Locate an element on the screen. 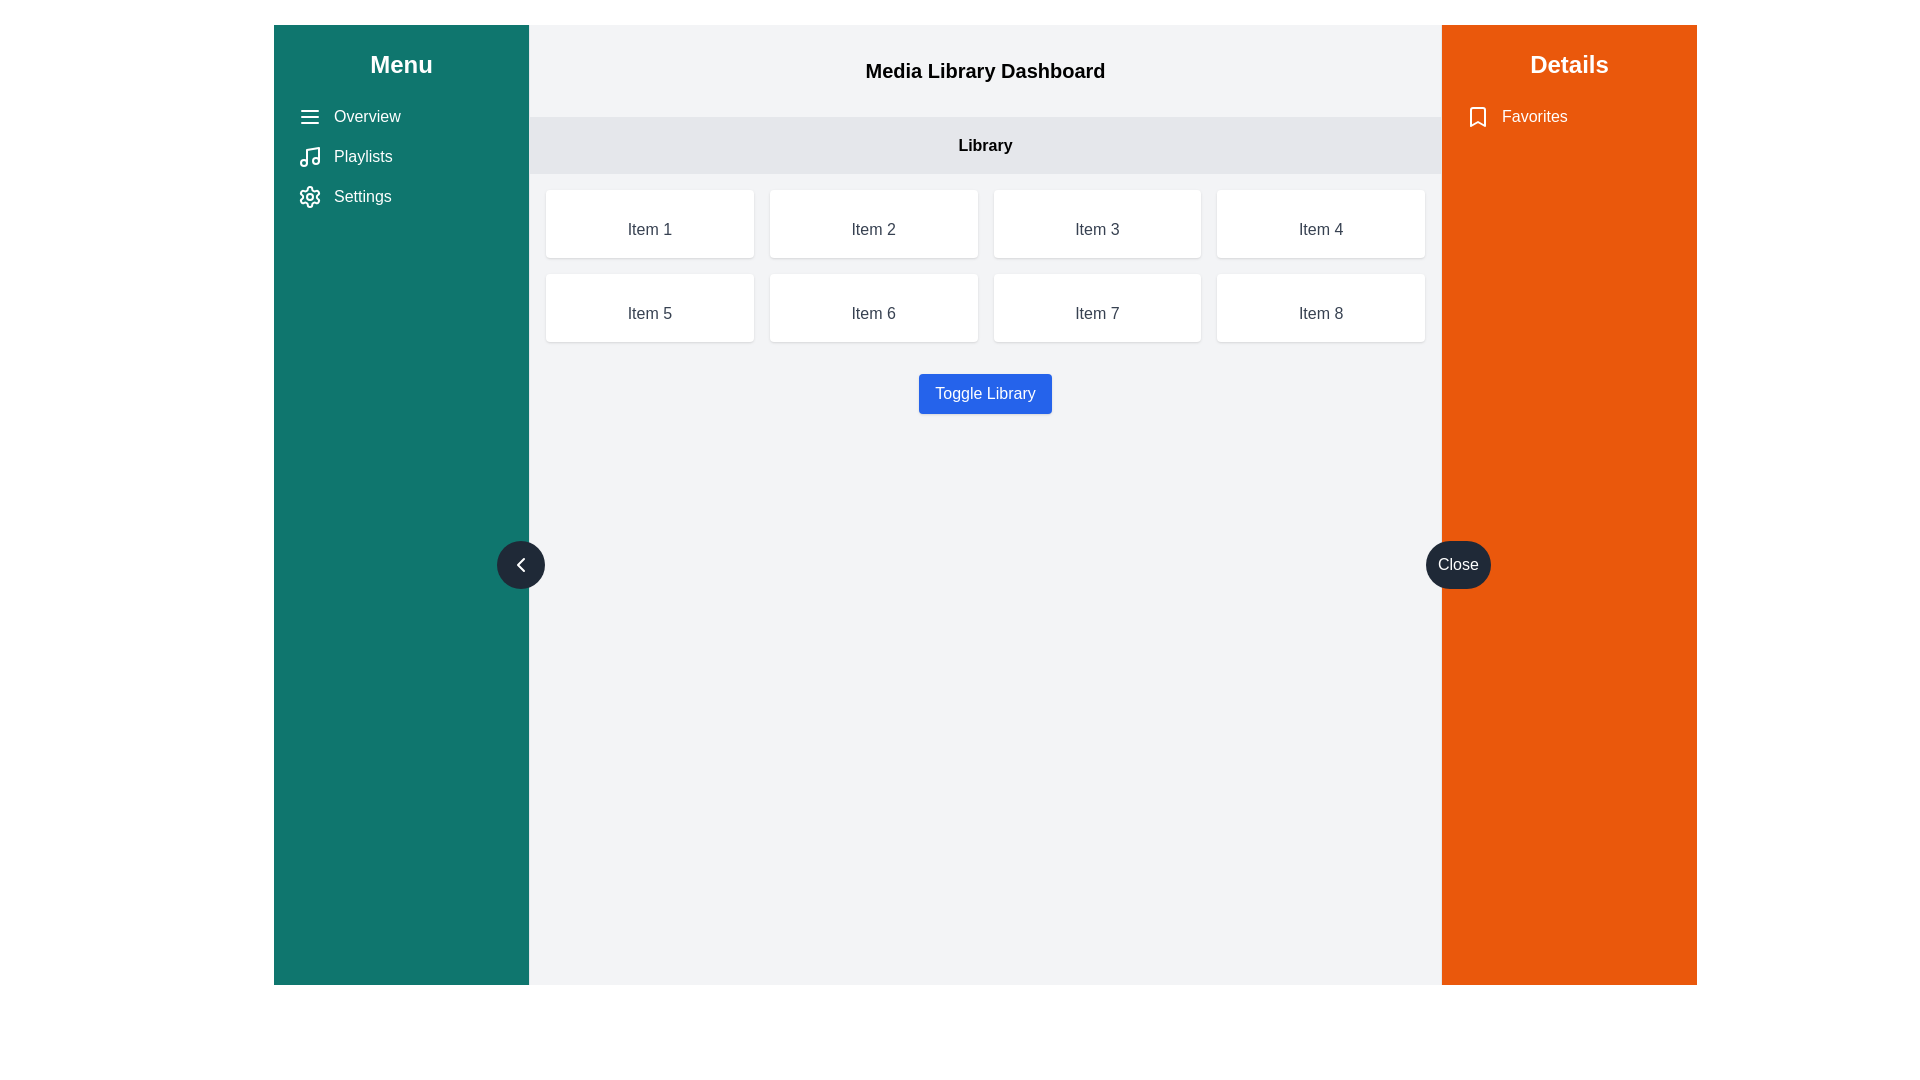  the first static card in the grid layout of items labeled 'Item 1', which is located in the top-left corner of the grid within the 'Library' section is located at coordinates (649, 223).